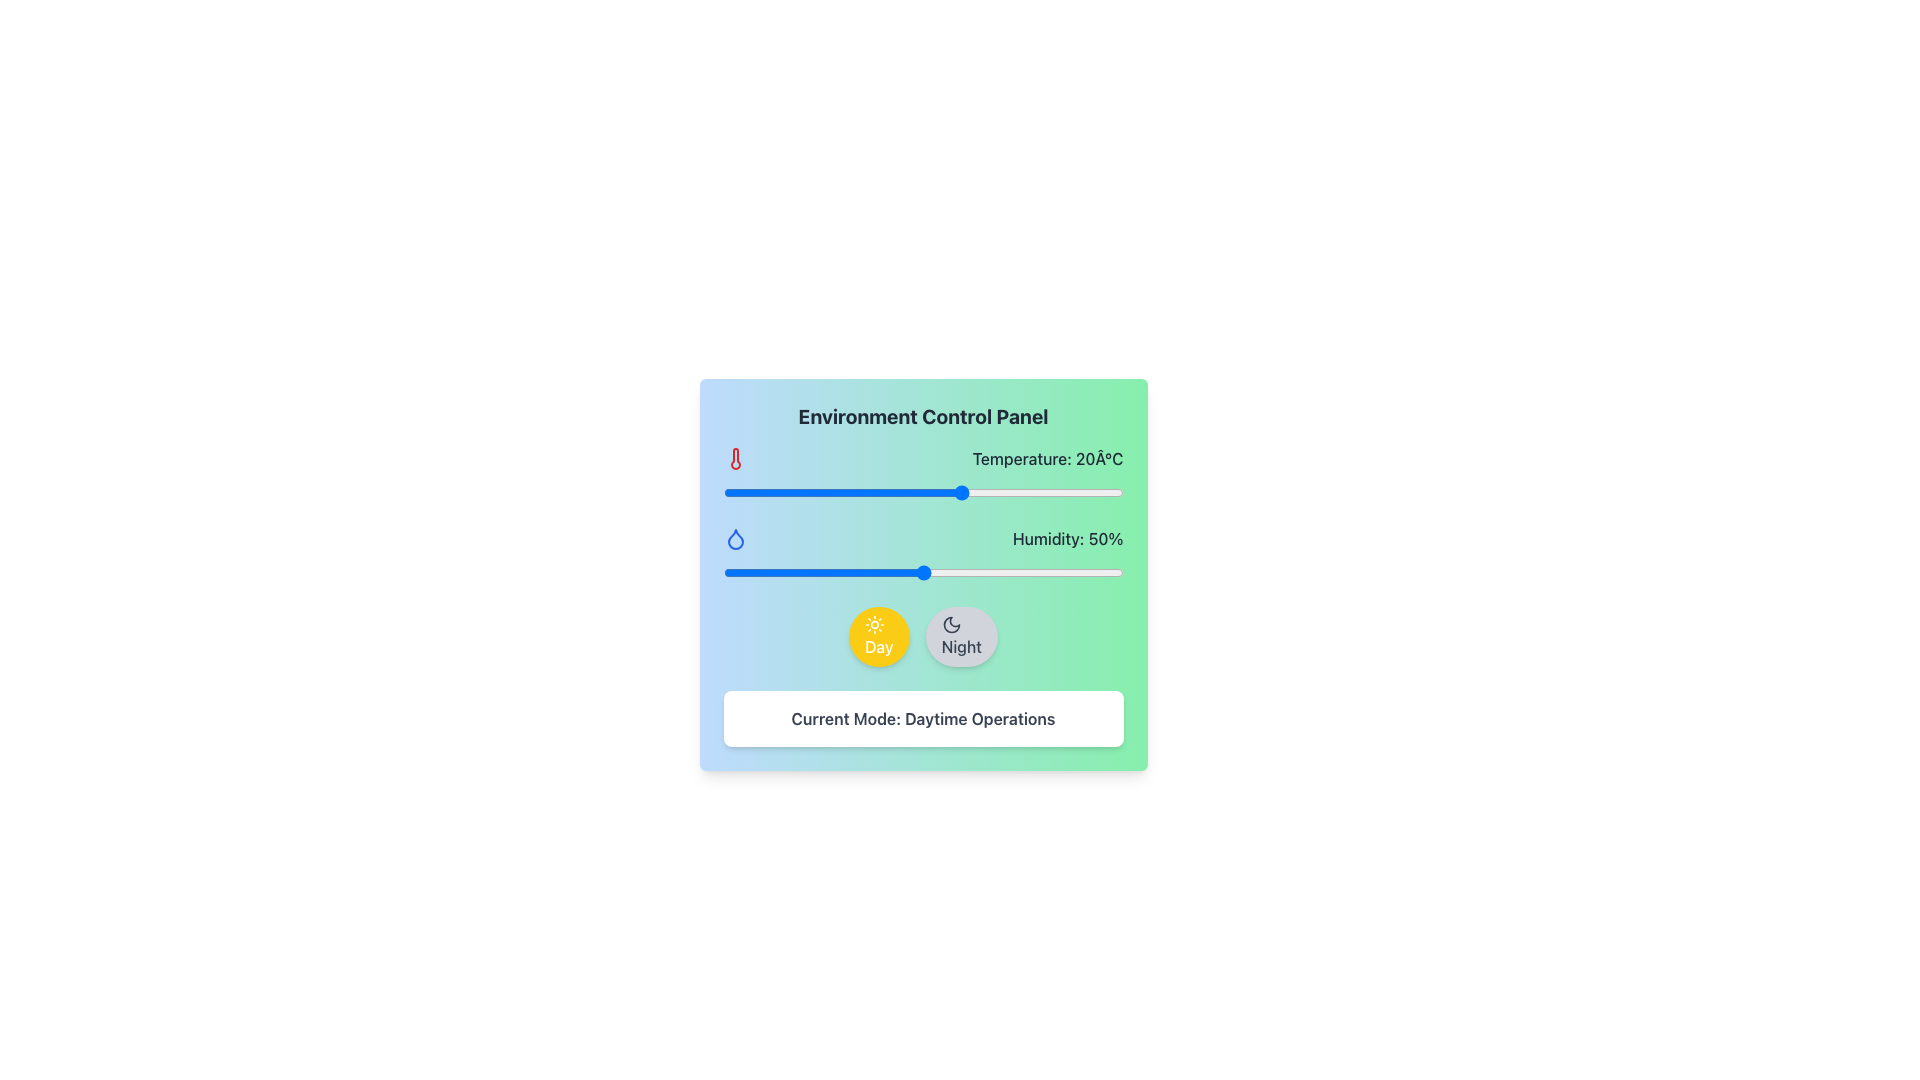 This screenshot has height=1080, width=1920. What do you see at coordinates (922, 493) in the screenshot?
I see `the handle of the blue temperature range slider located below the label 'Temperature: 20°C'` at bounding box center [922, 493].